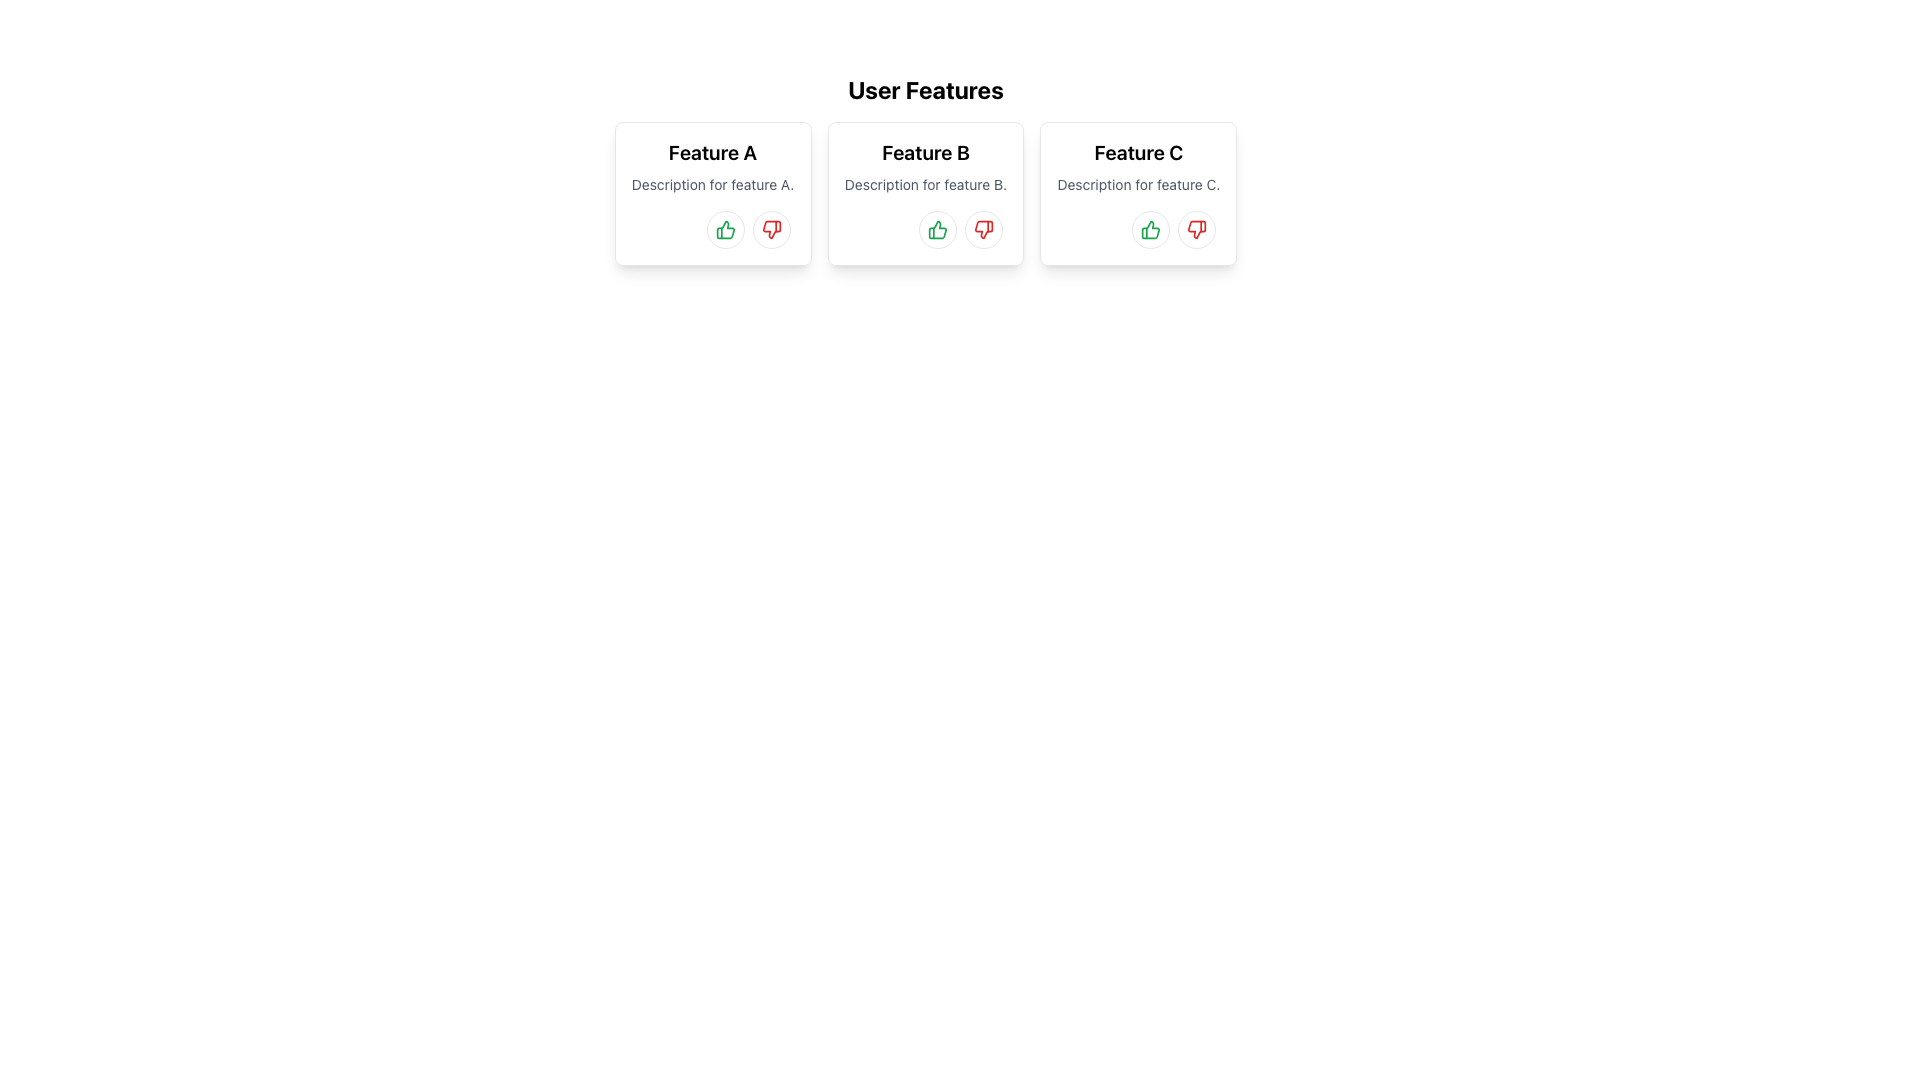 The image size is (1920, 1080). I want to click on the text label or heading that serves as the title for the card labeled 'Feature C' in the 'User Features' section, so click(1138, 152).